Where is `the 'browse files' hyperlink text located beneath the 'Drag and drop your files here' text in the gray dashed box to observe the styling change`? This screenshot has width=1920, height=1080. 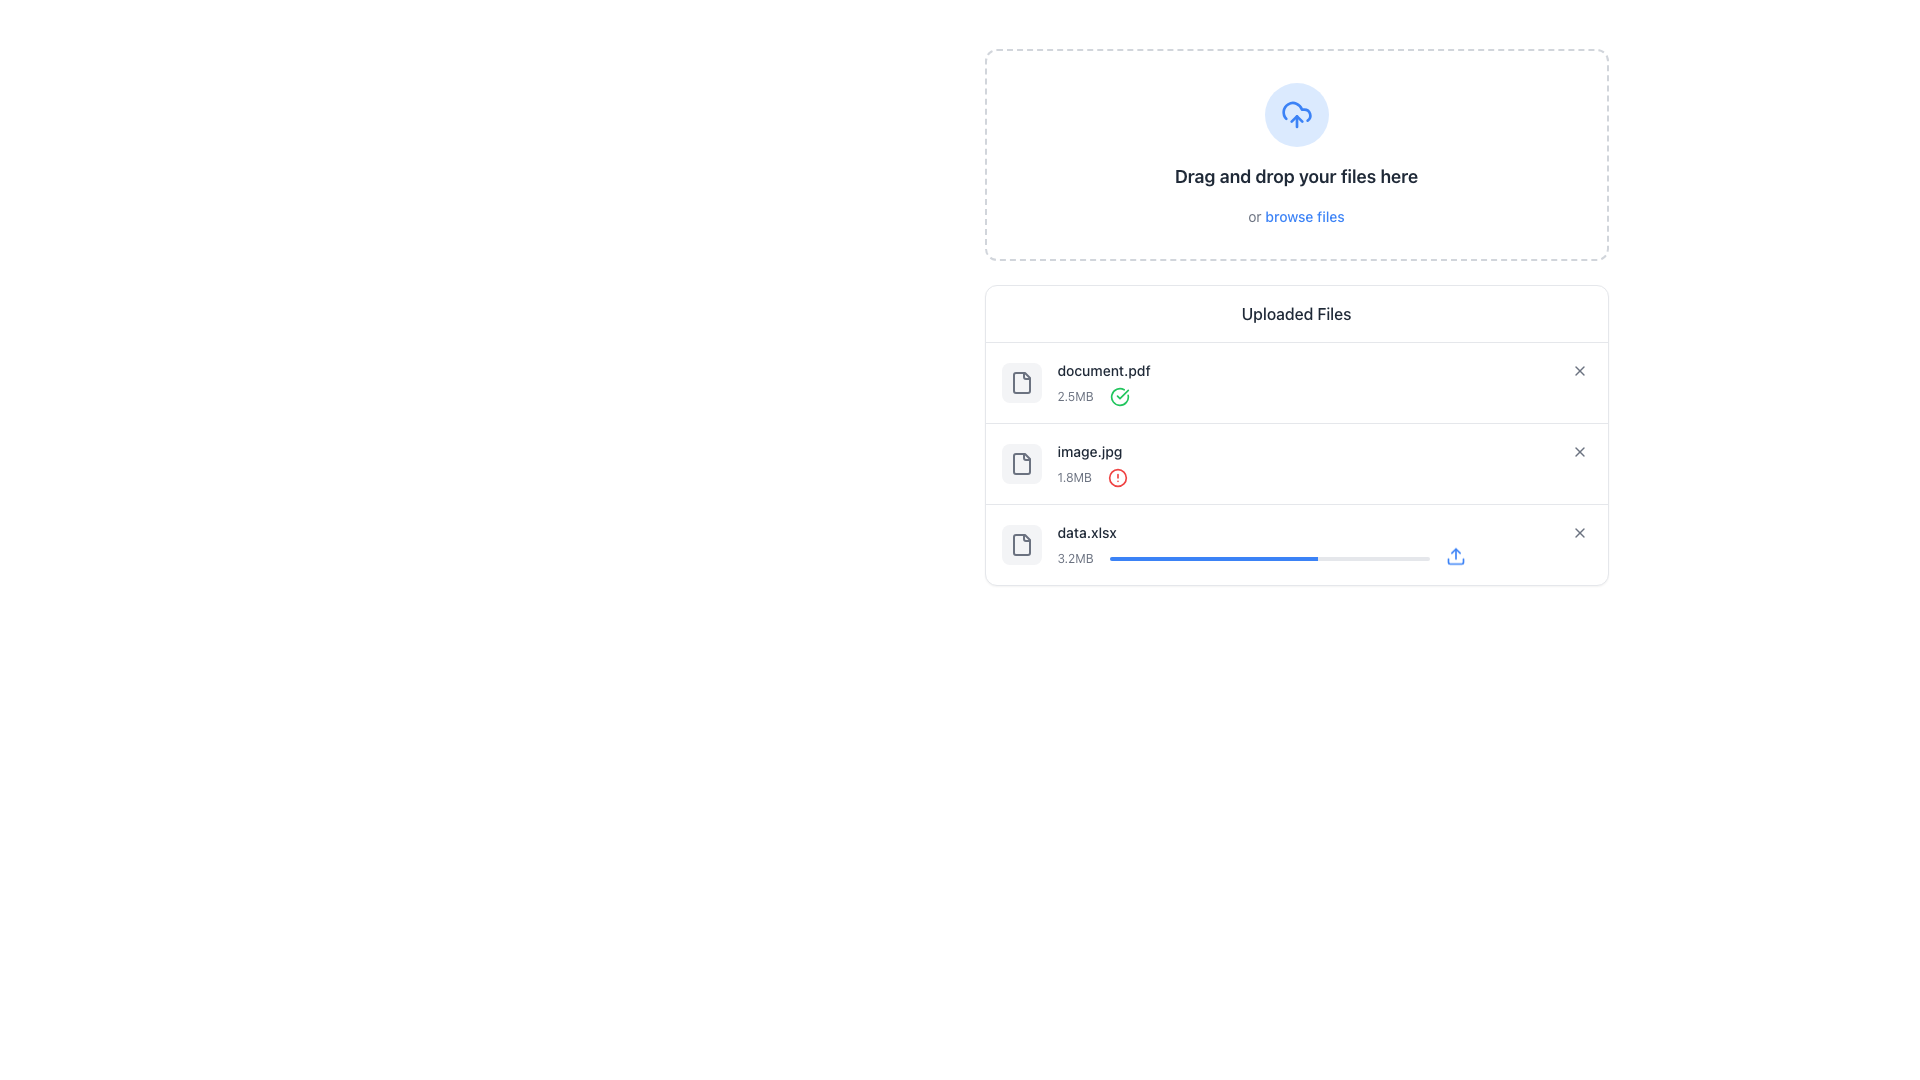 the 'browse files' hyperlink text located beneath the 'Drag and drop your files here' text in the gray dashed box to observe the styling change is located at coordinates (1305, 216).